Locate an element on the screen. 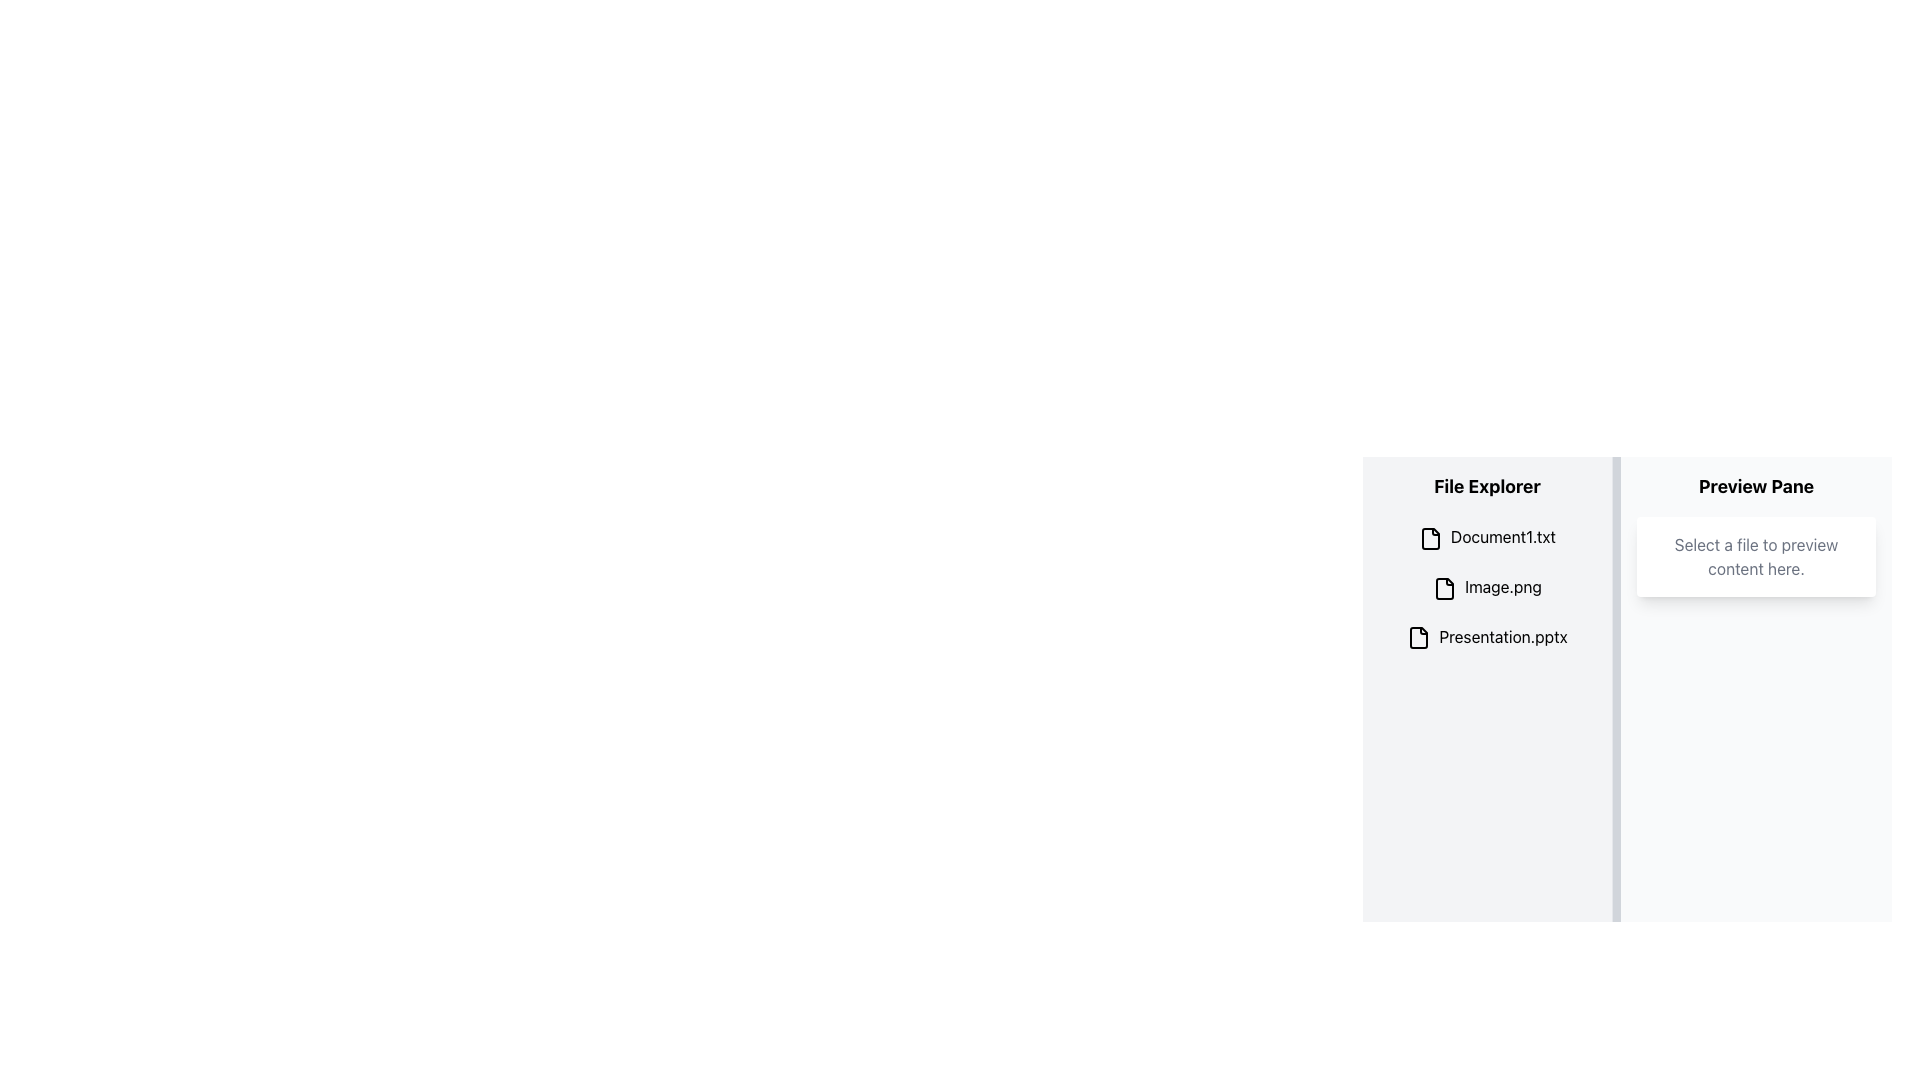 The width and height of the screenshot is (1920, 1080). the first icon in the File Explorer list representing 'Document1.txt' by moving the cursor to its center point is located at coordinates (1429, 536).